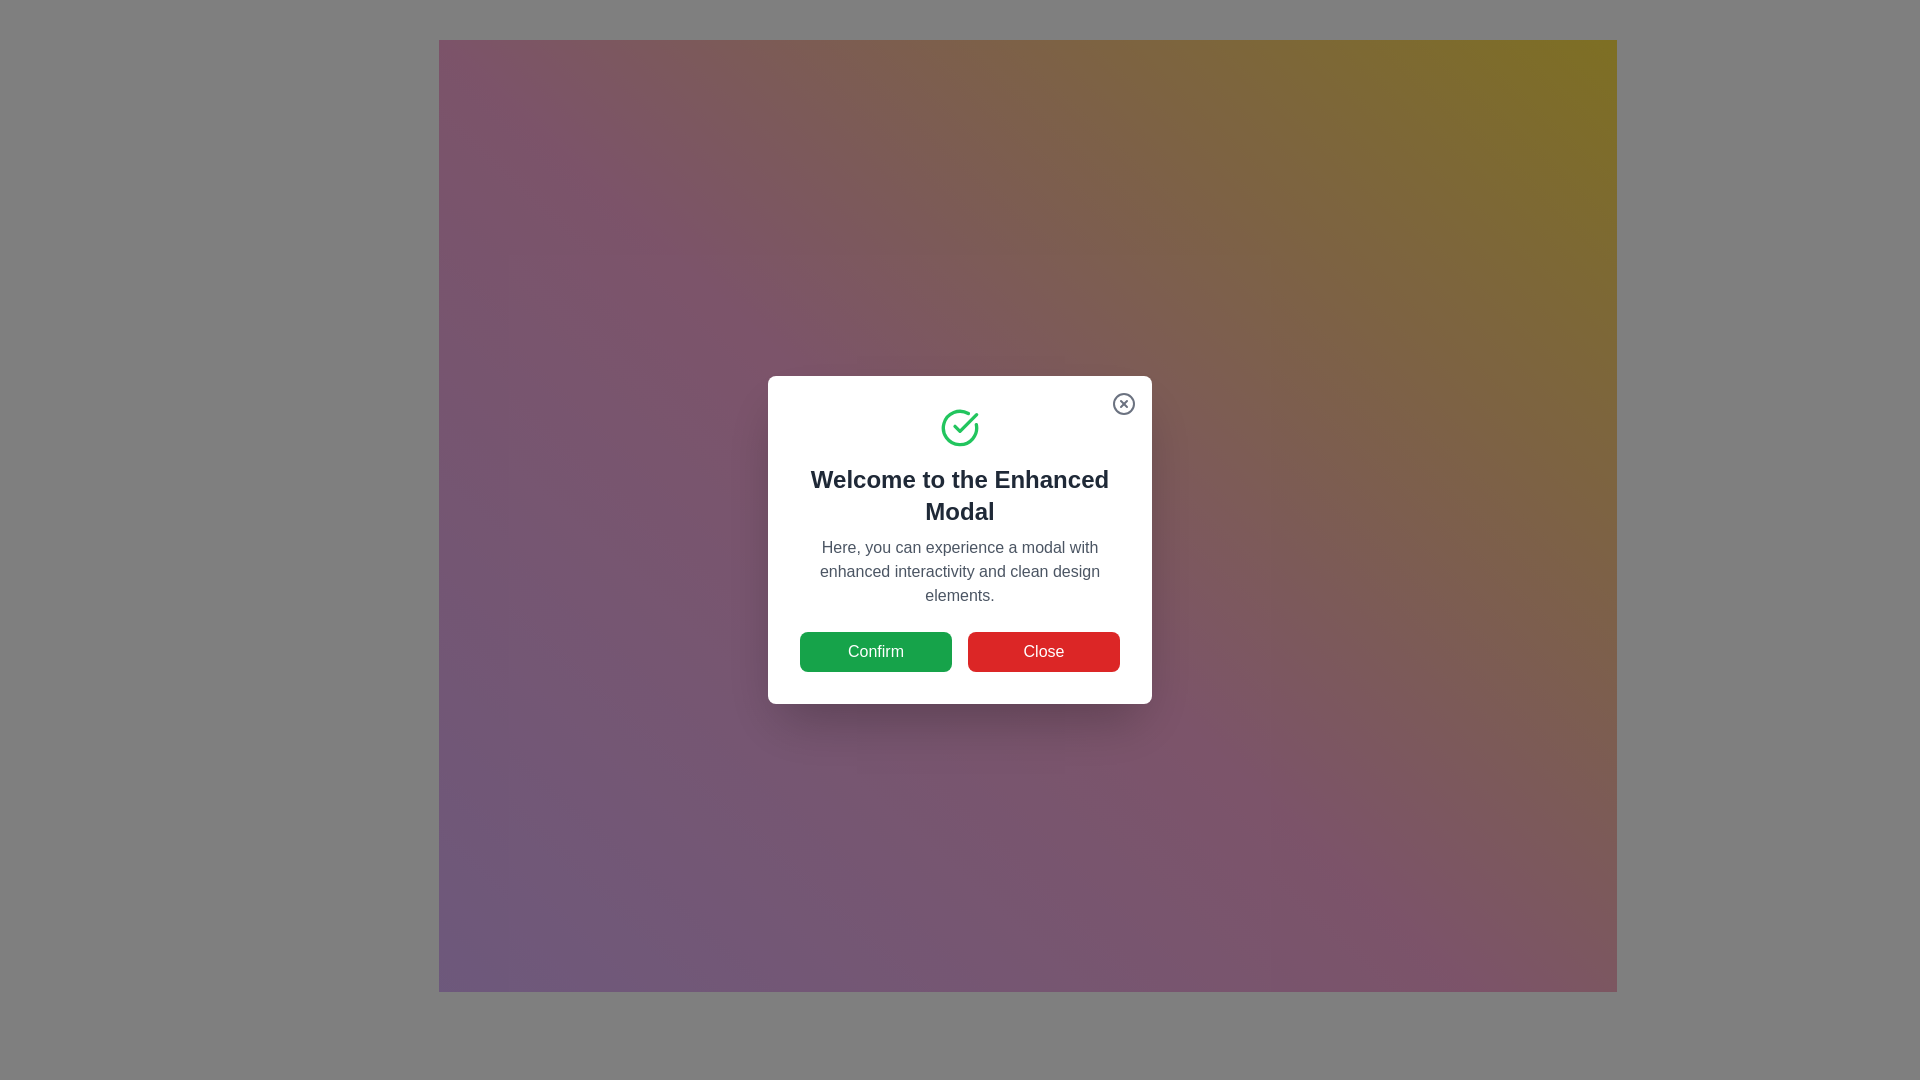 This screenshot has height=1080, width=1920. I want to click on descriptive text label located beneath the heading 'Welcome to the Enhanced Modal' and above the action buttons 'Confirm' and 'Close', so click(960, 571).